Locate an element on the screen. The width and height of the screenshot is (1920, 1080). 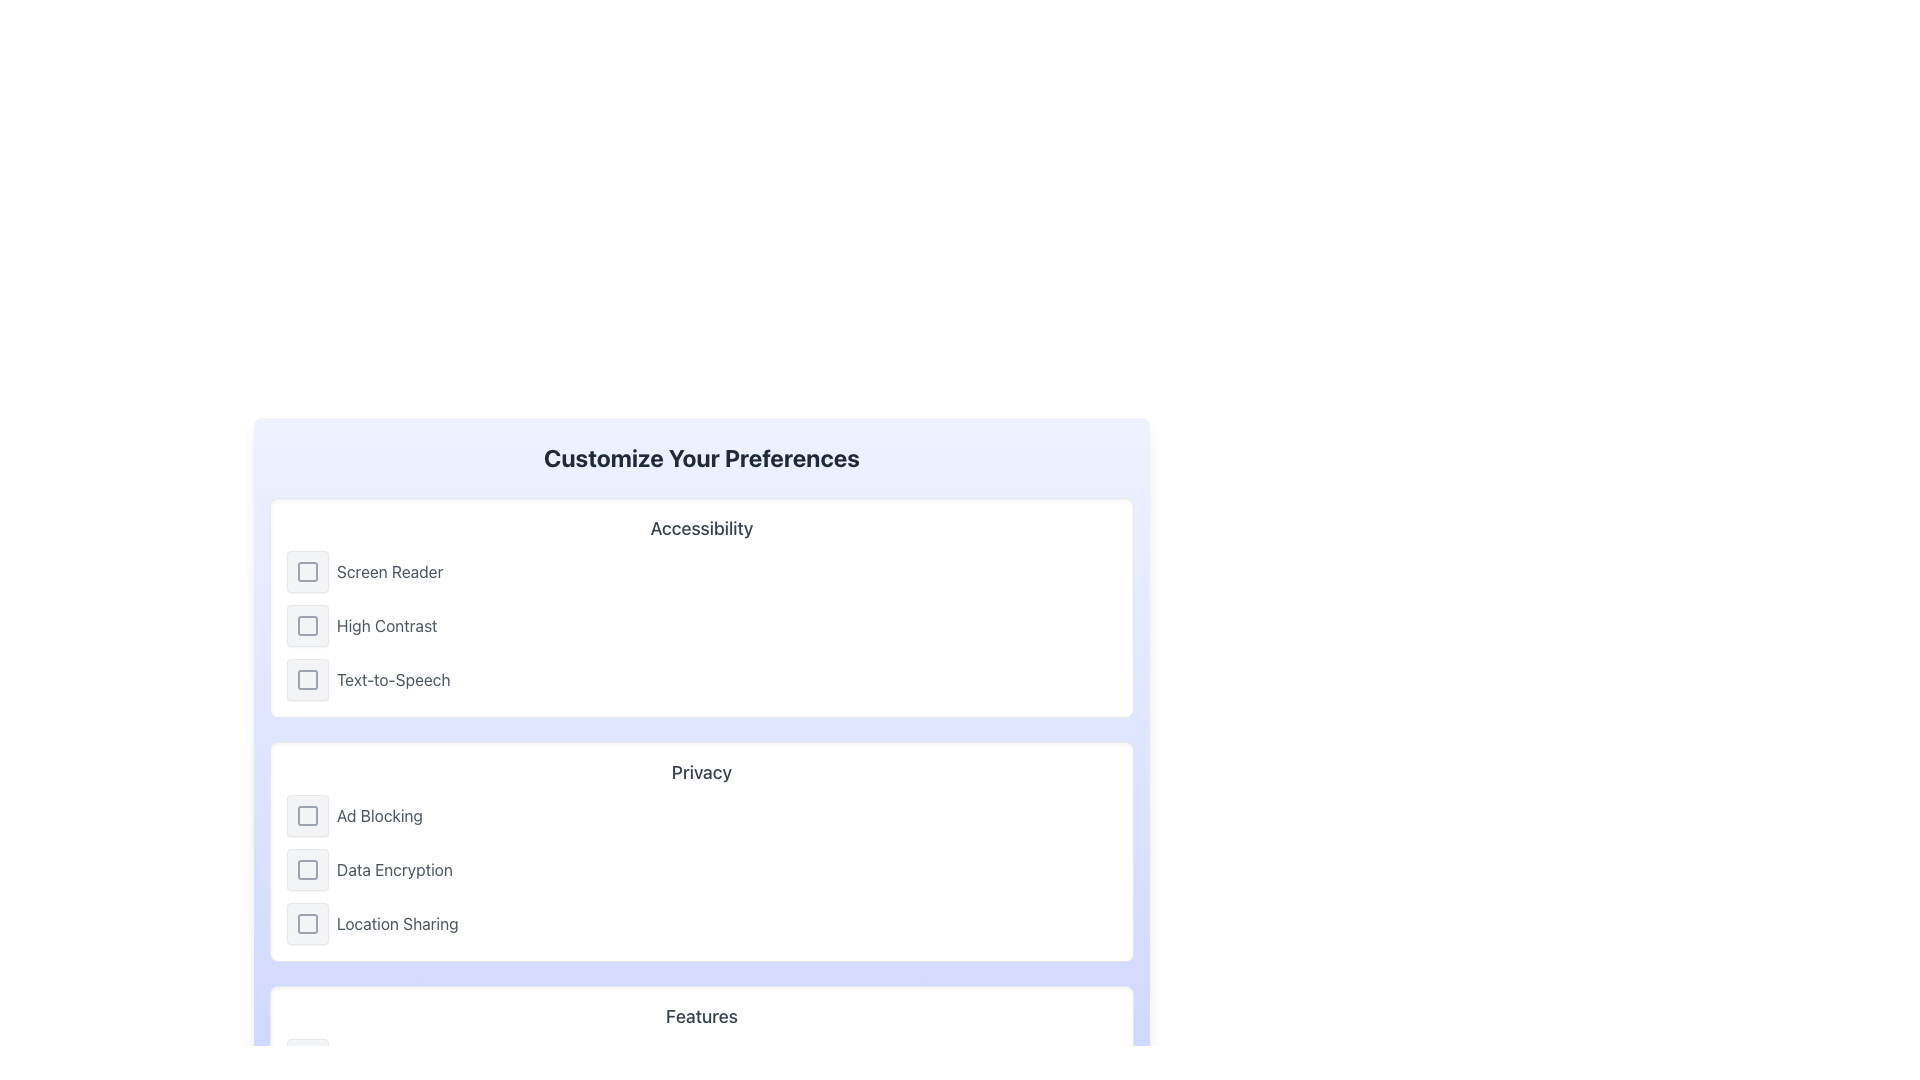
the 'High Contrast' text label located in the Accessibility section is located at coordinates (387, 624).